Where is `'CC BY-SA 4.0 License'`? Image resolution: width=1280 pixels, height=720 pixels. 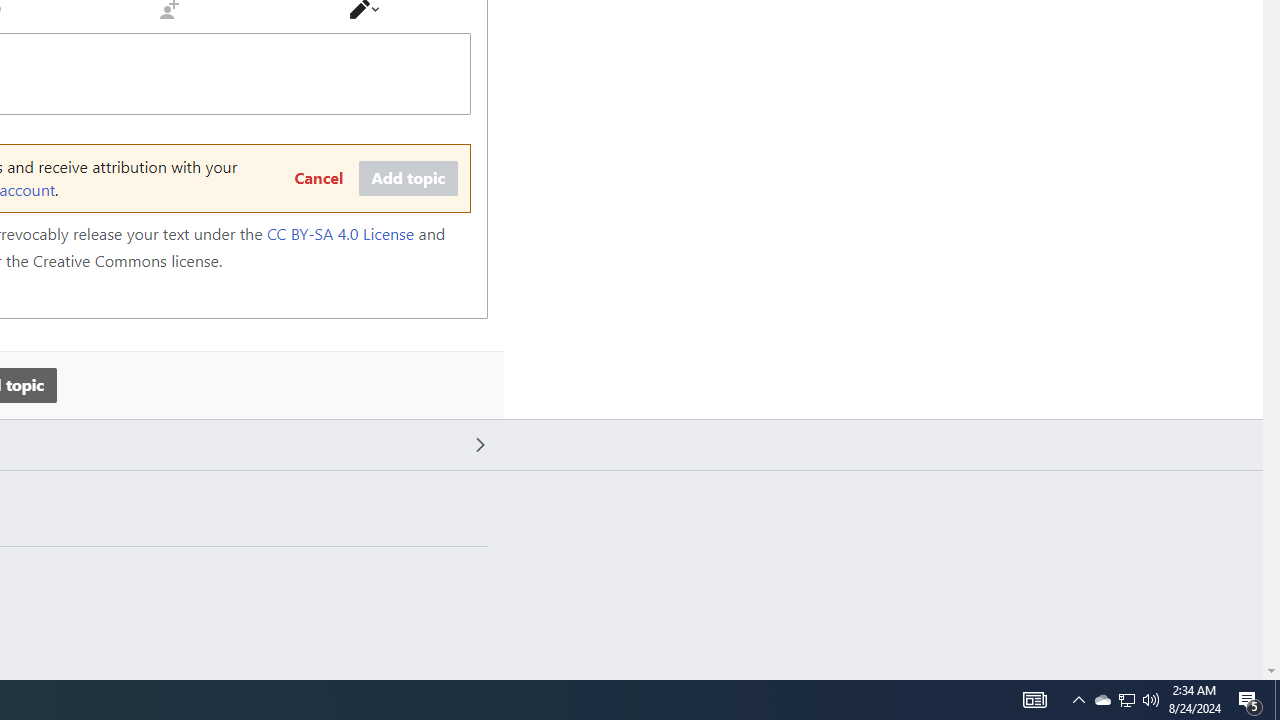
'CC BY-SA 4.0 License' is located at coordinates (340, 233).